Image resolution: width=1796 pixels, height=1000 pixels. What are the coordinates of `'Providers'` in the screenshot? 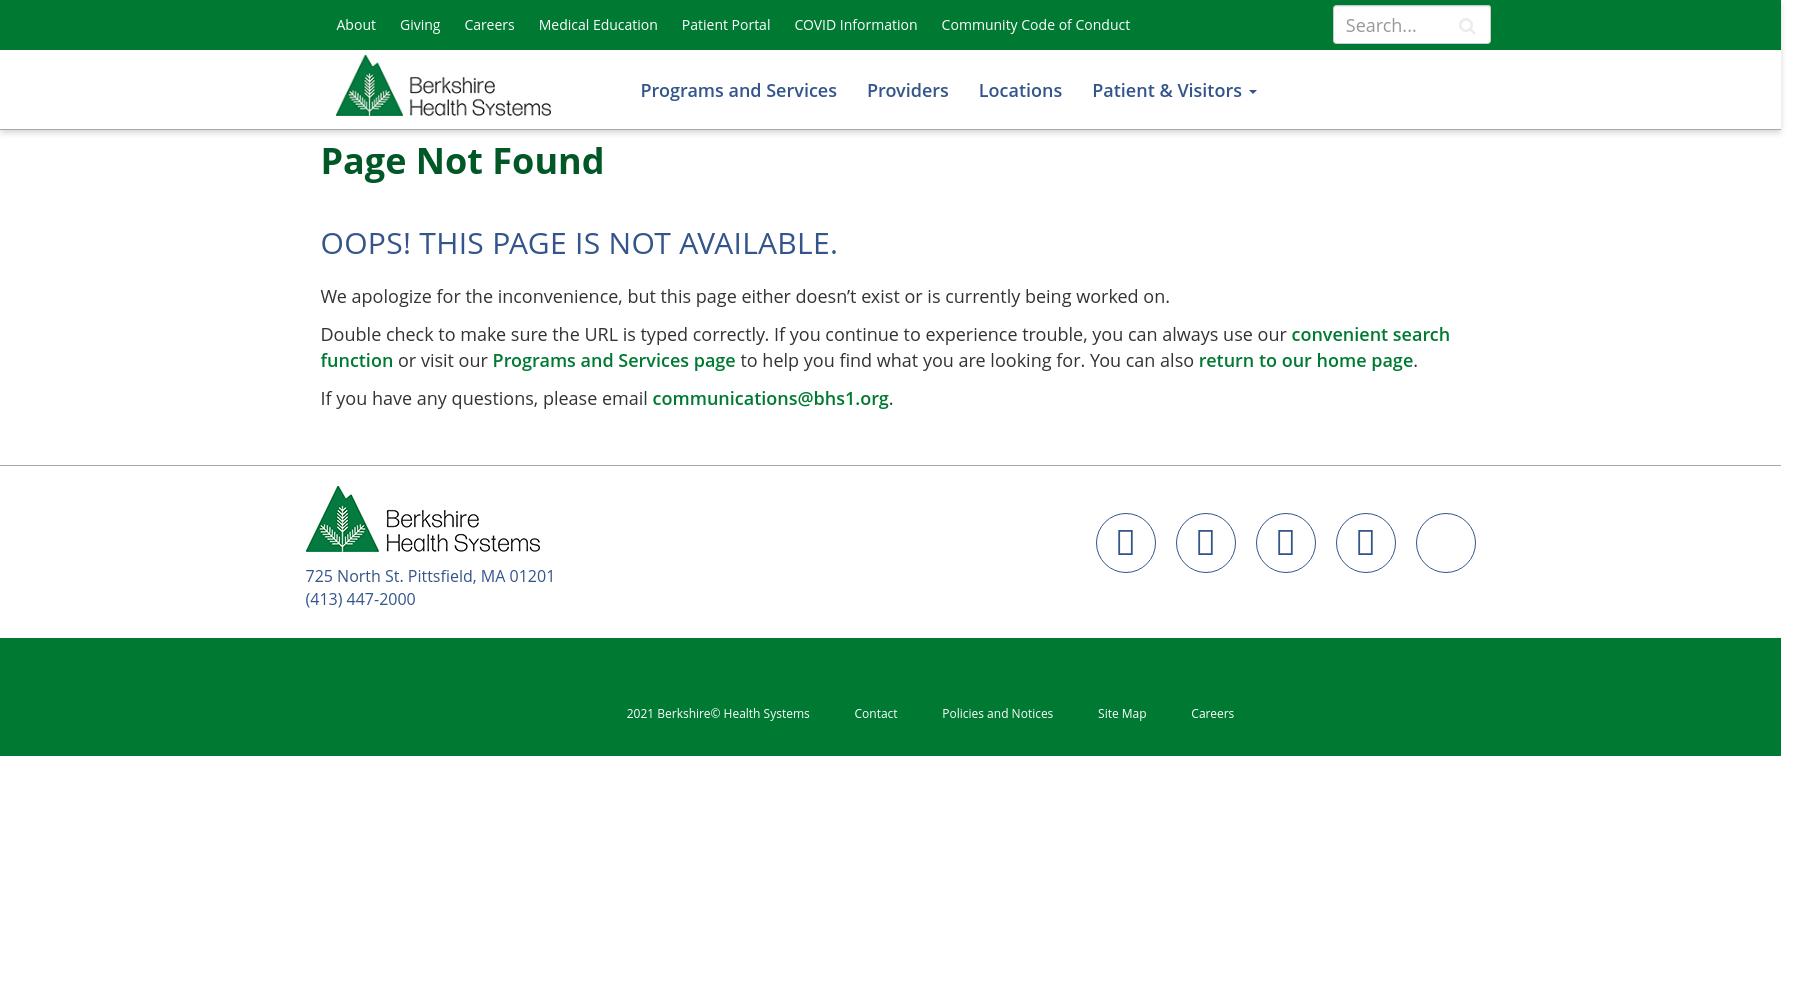 It's located at (866, 89).